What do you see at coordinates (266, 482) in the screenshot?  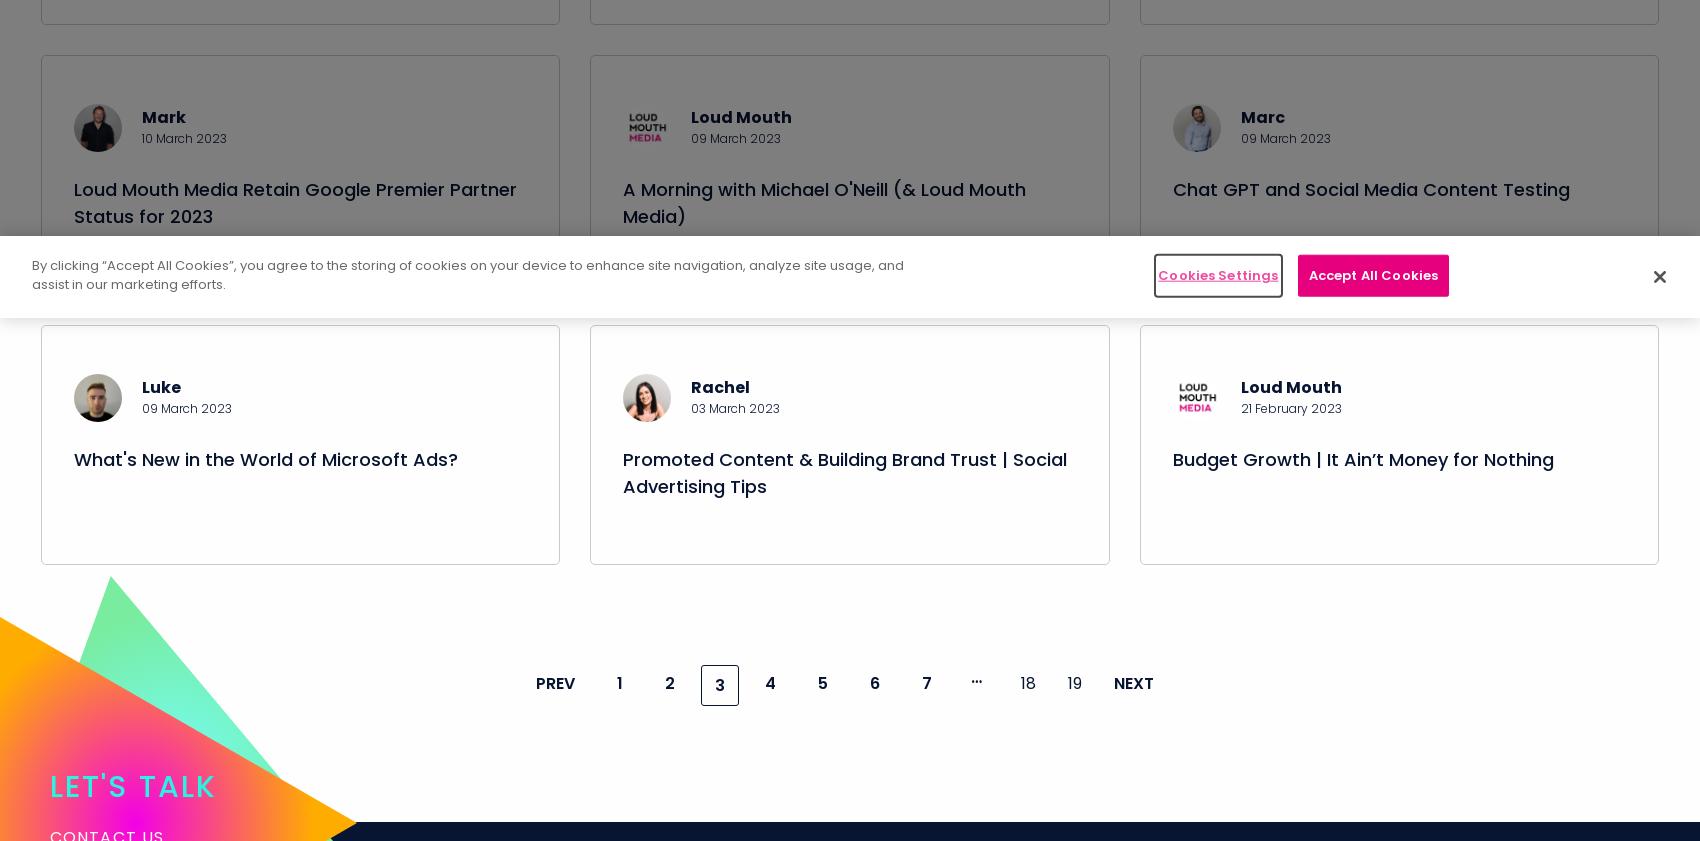 I see `'What's New in the World of Microsoft Ads?'` at bounding box center [266, 482].